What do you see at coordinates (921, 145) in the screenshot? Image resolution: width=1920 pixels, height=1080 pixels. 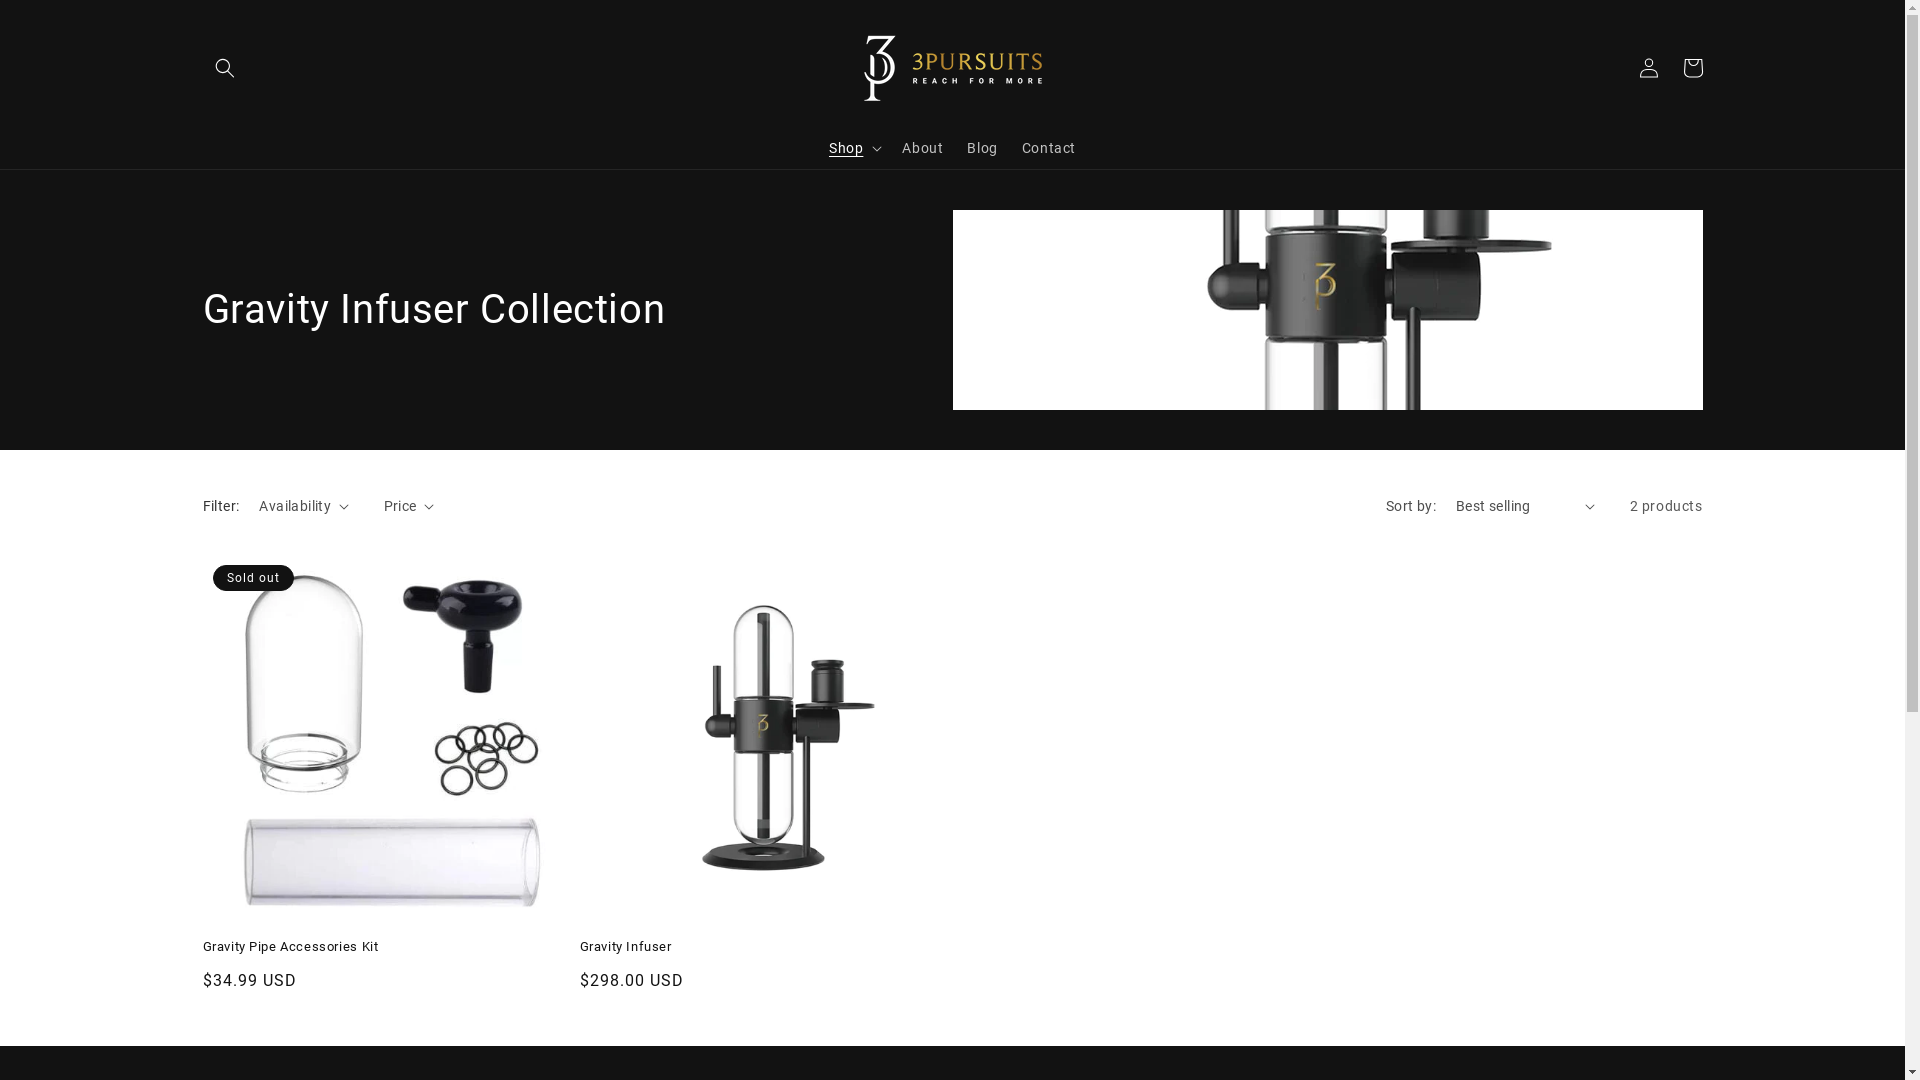 I see `'About'` at bounding box center [921, 145].